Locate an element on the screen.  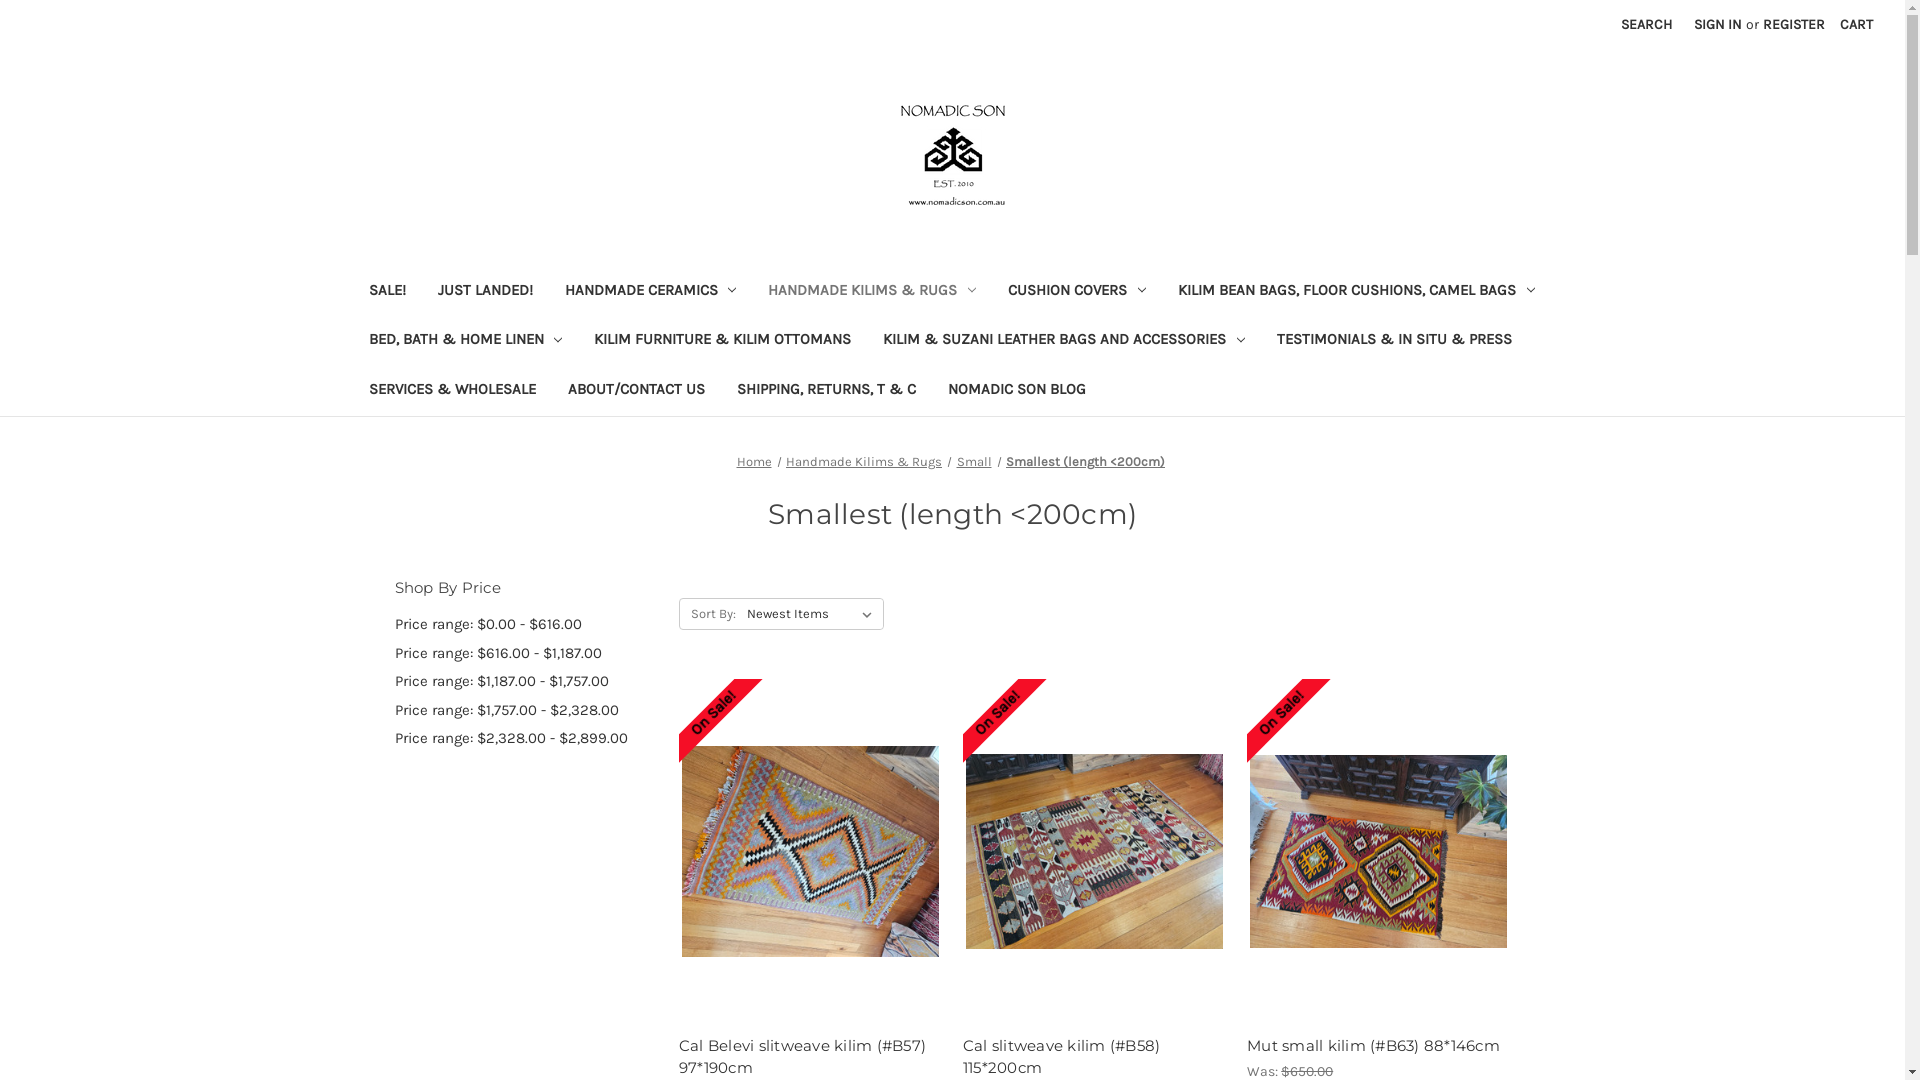
'SIGN IN' is located at coordinates (1717, 24).